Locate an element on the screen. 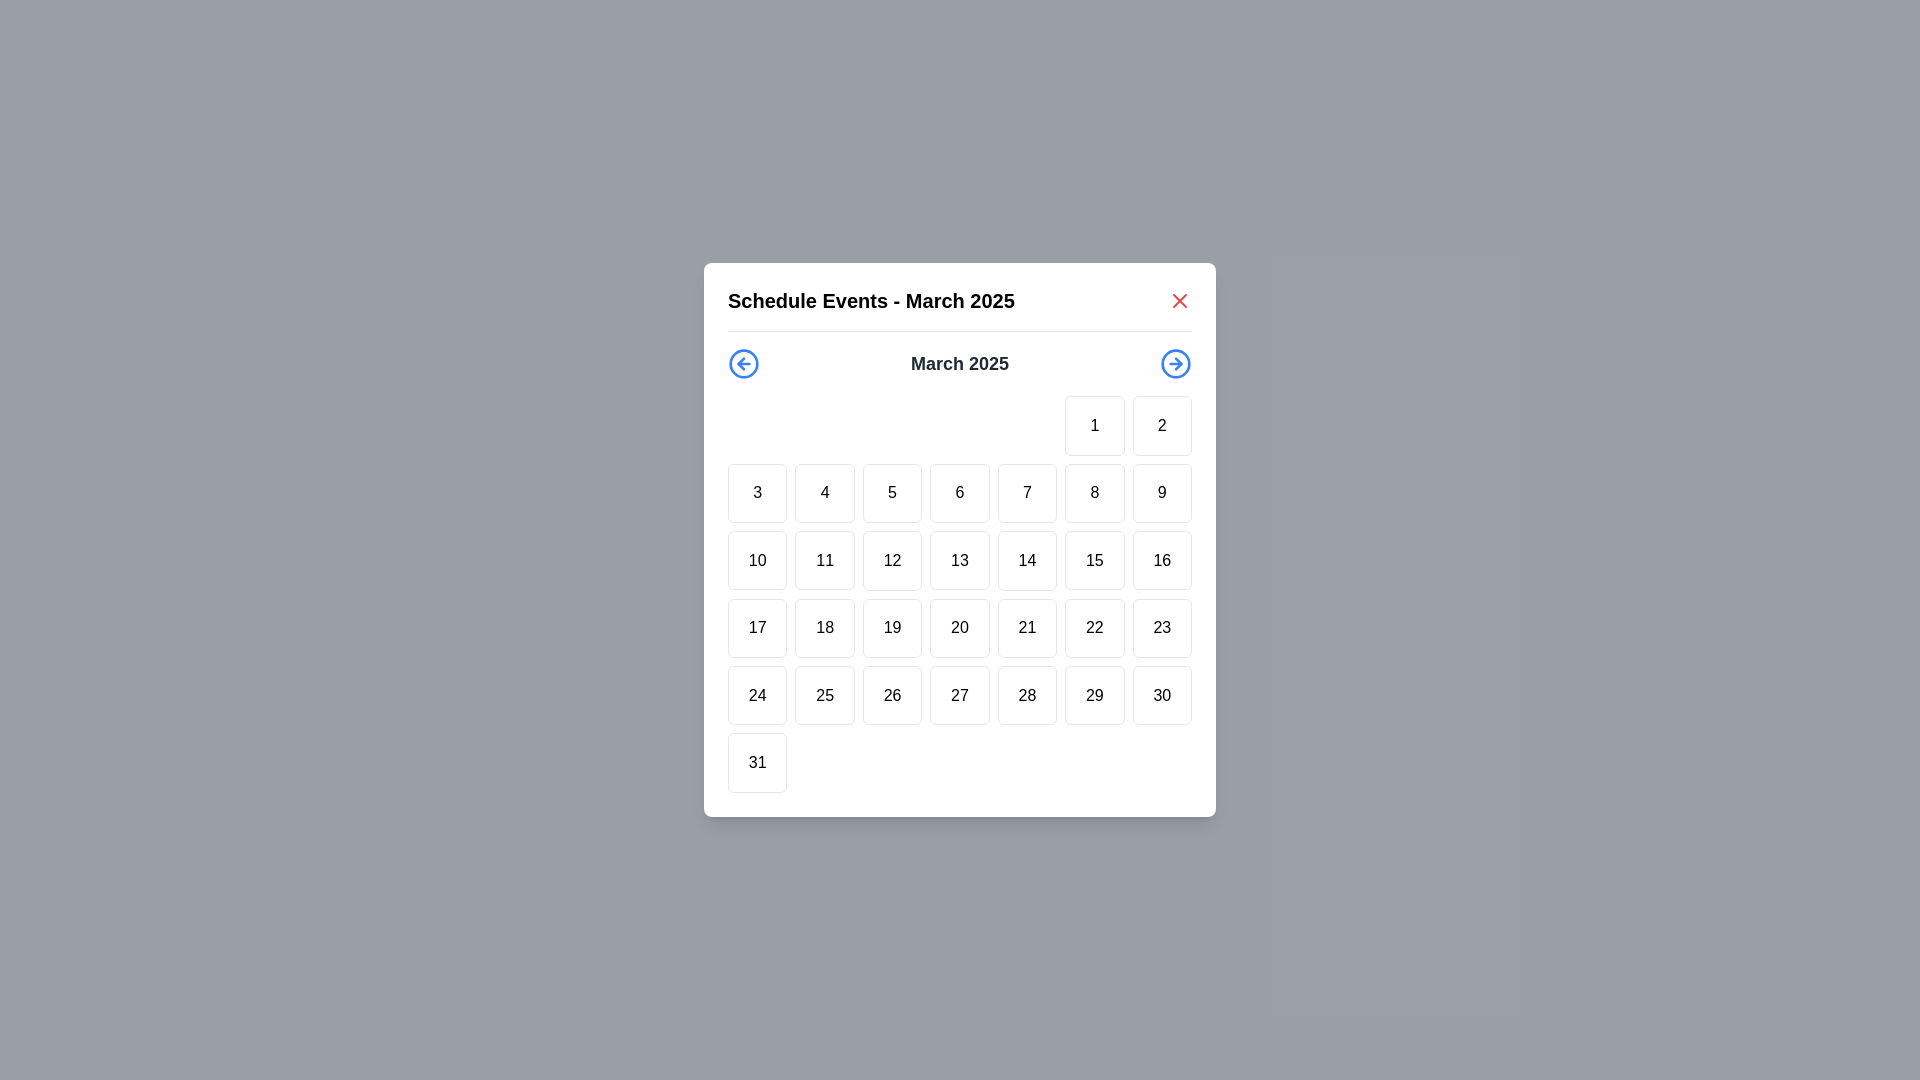  the header text of the modal, which contains the calendar title, to read it is located at coordinates (960, 308).